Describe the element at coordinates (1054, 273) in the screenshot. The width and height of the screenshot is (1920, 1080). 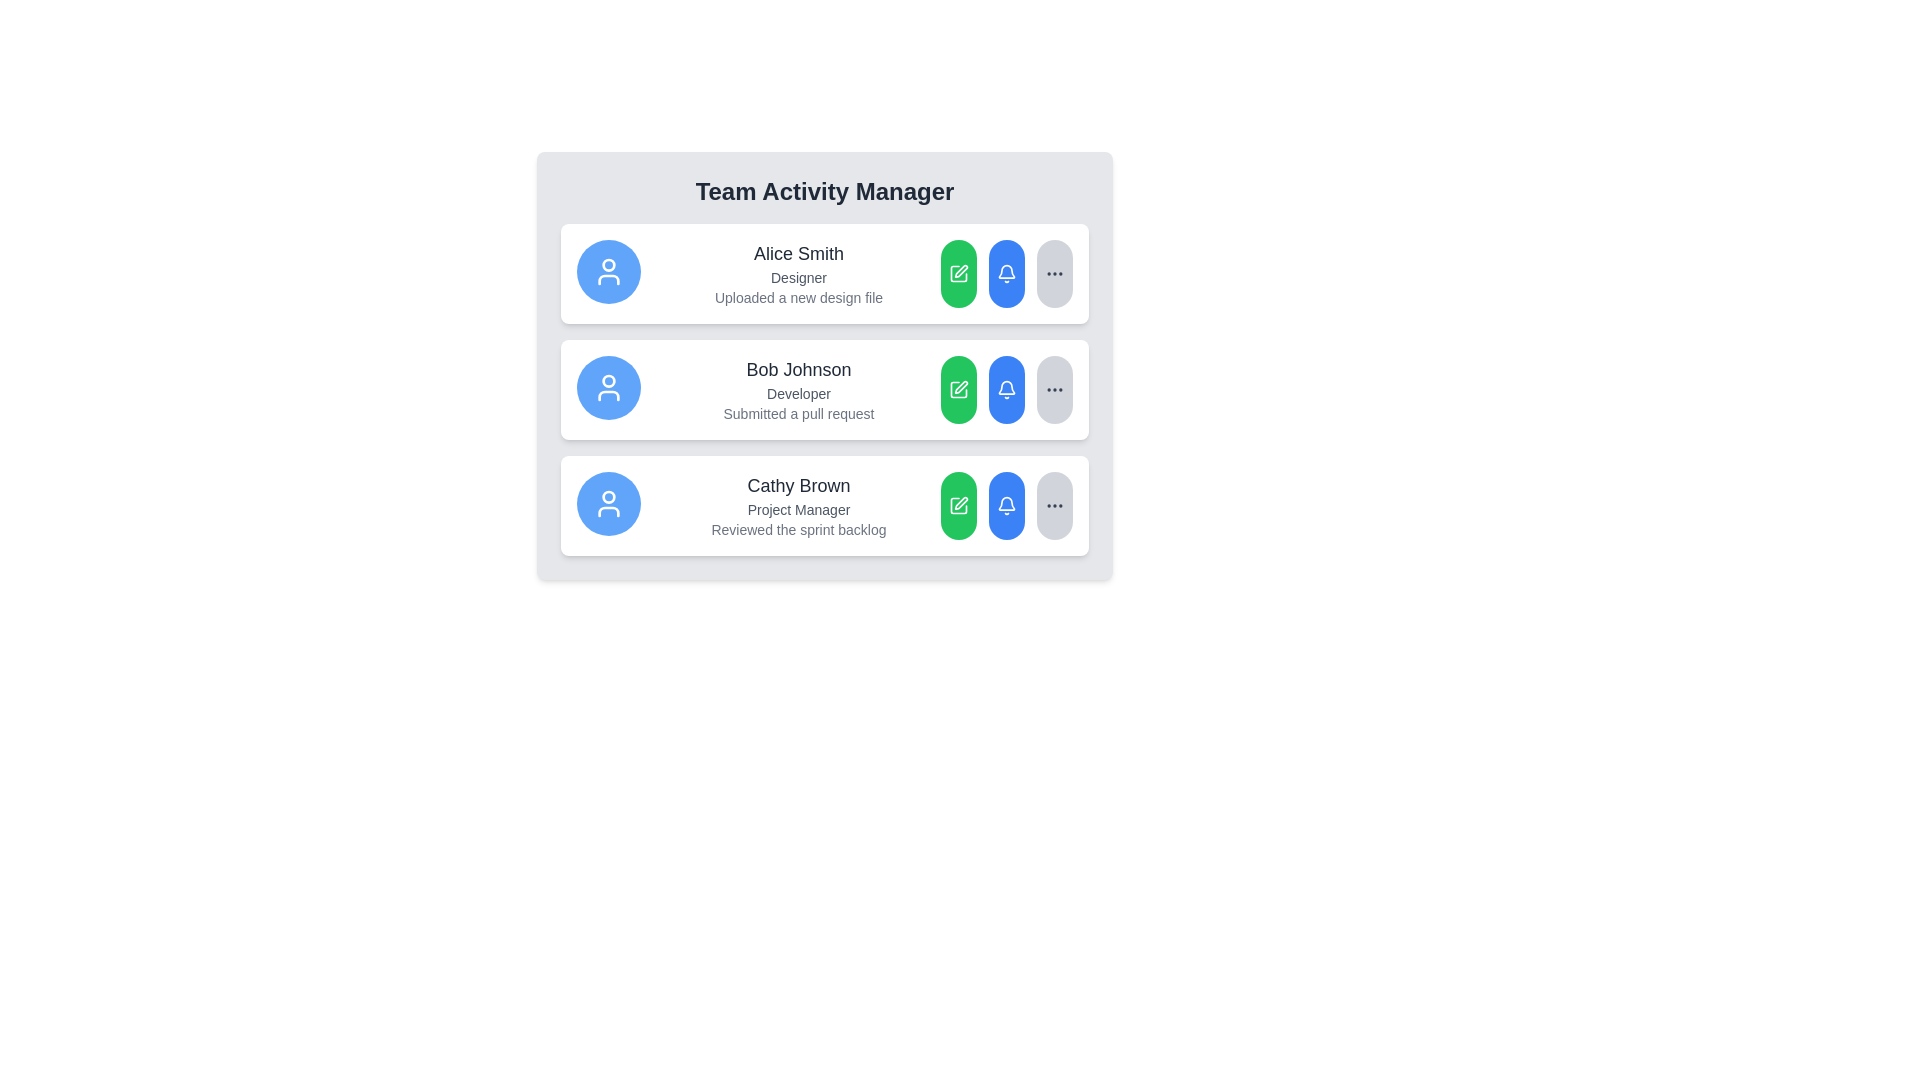
I see `the rightmost button` at that location.